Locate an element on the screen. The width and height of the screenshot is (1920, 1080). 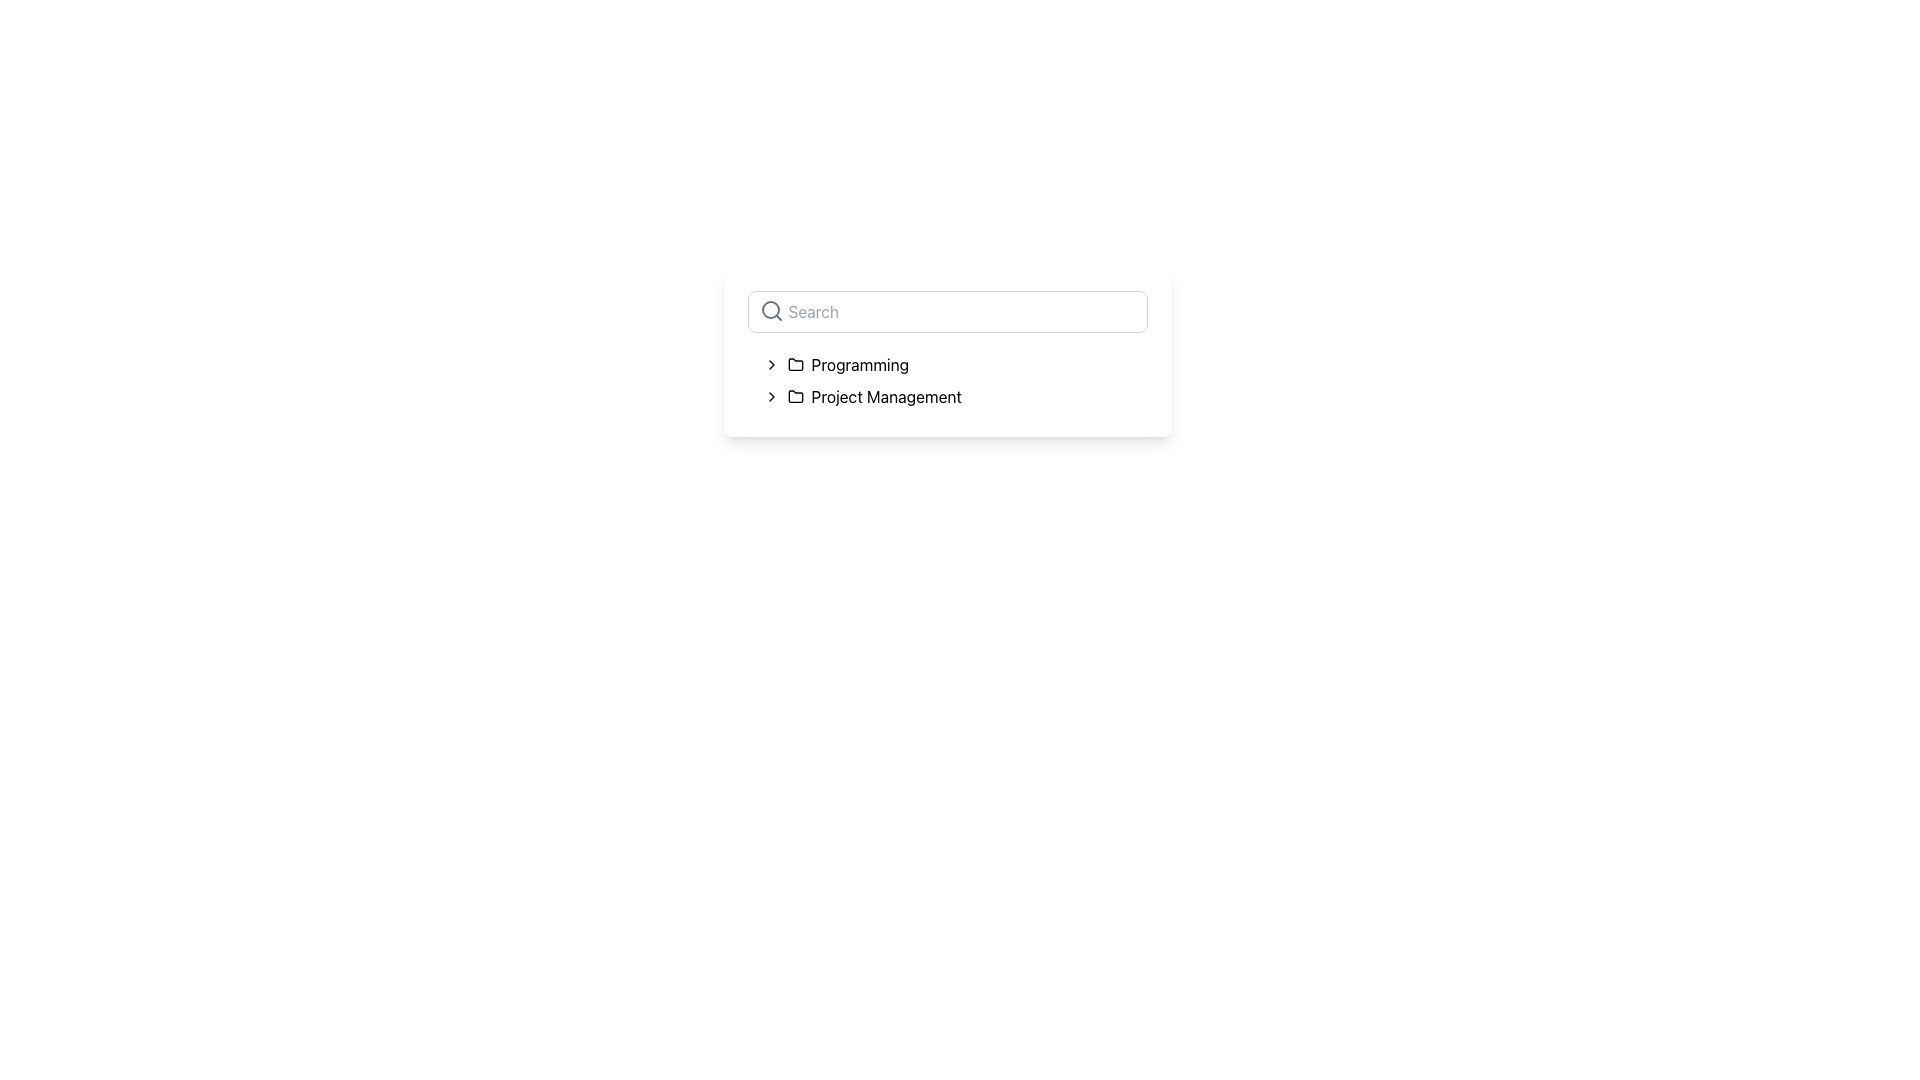
the 'Programming' category label with the accompanying icon is located at coordinates (848, 365).